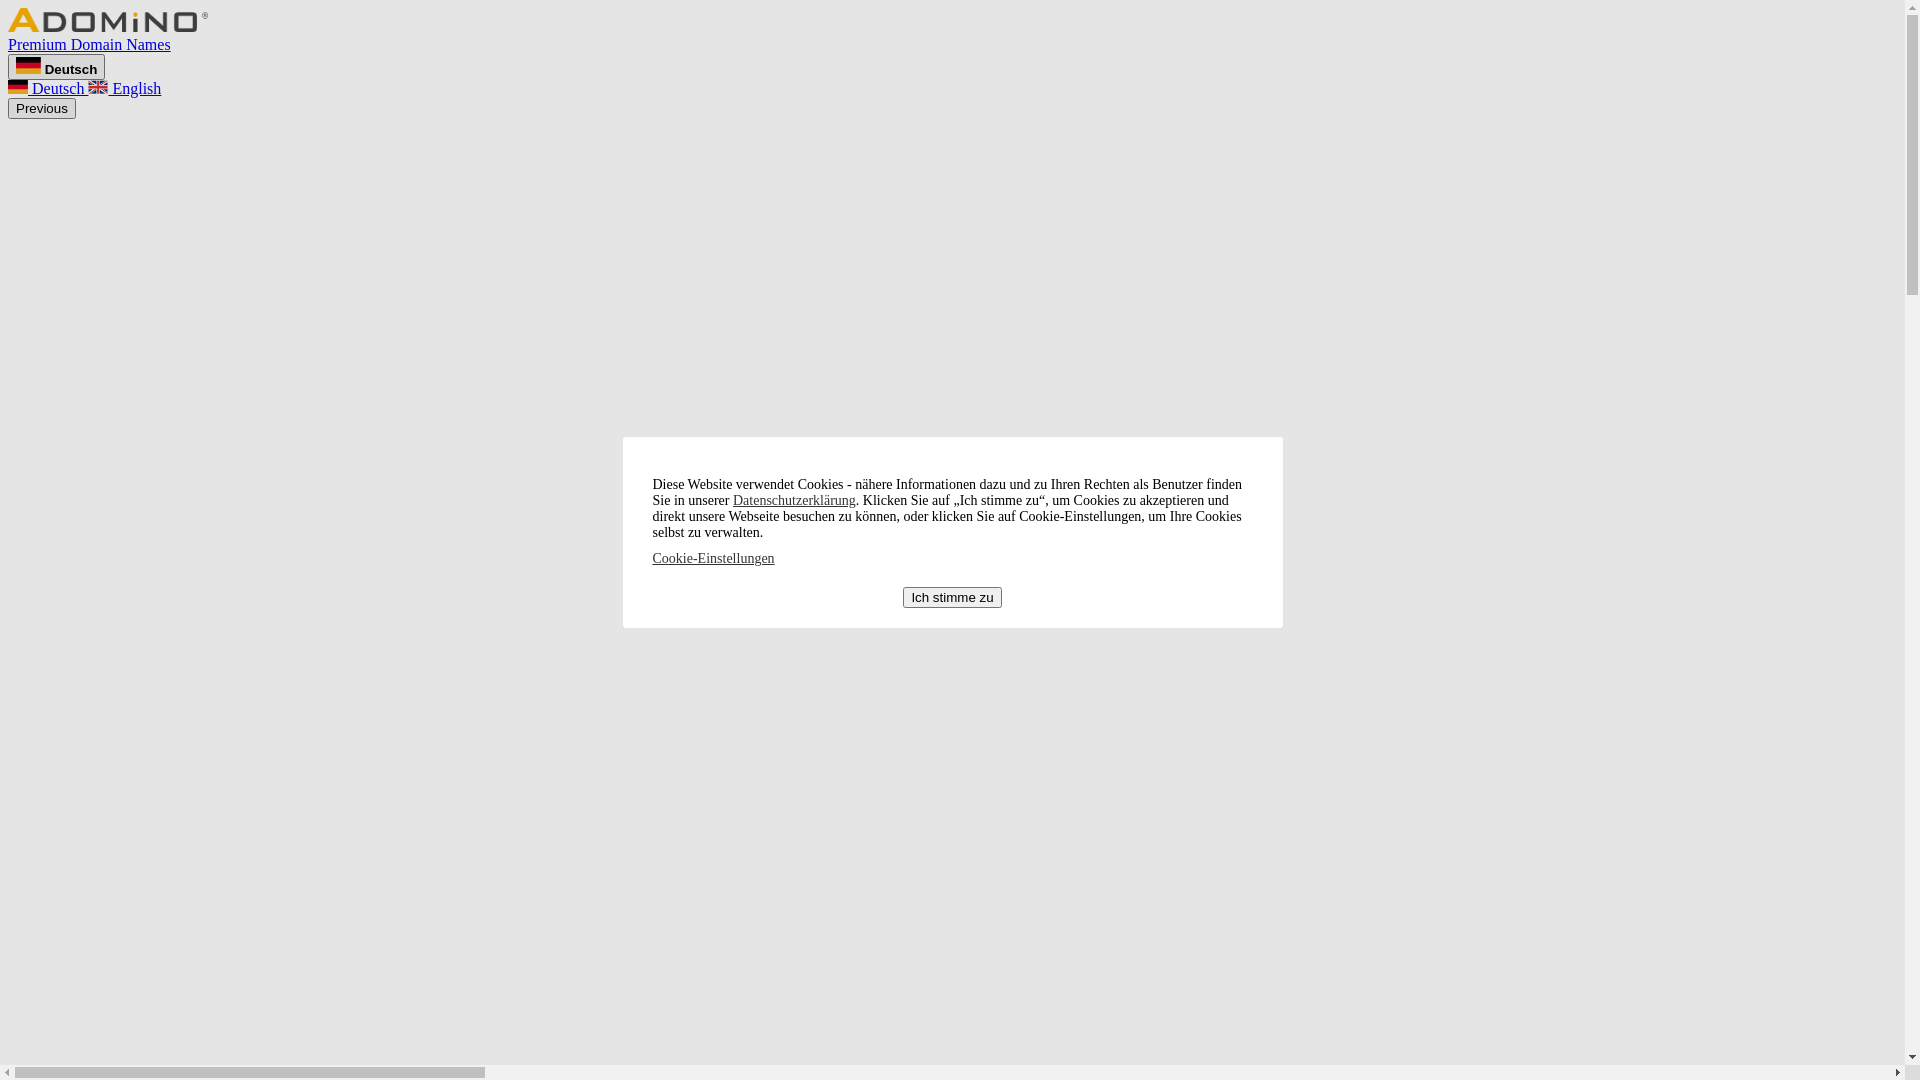 The height and width of the screenshot is (1080, 1920). What do you see at coordinates (56, 65) in the screenshot?
I see `'Deutsch'` at bounding box center [56, 65].